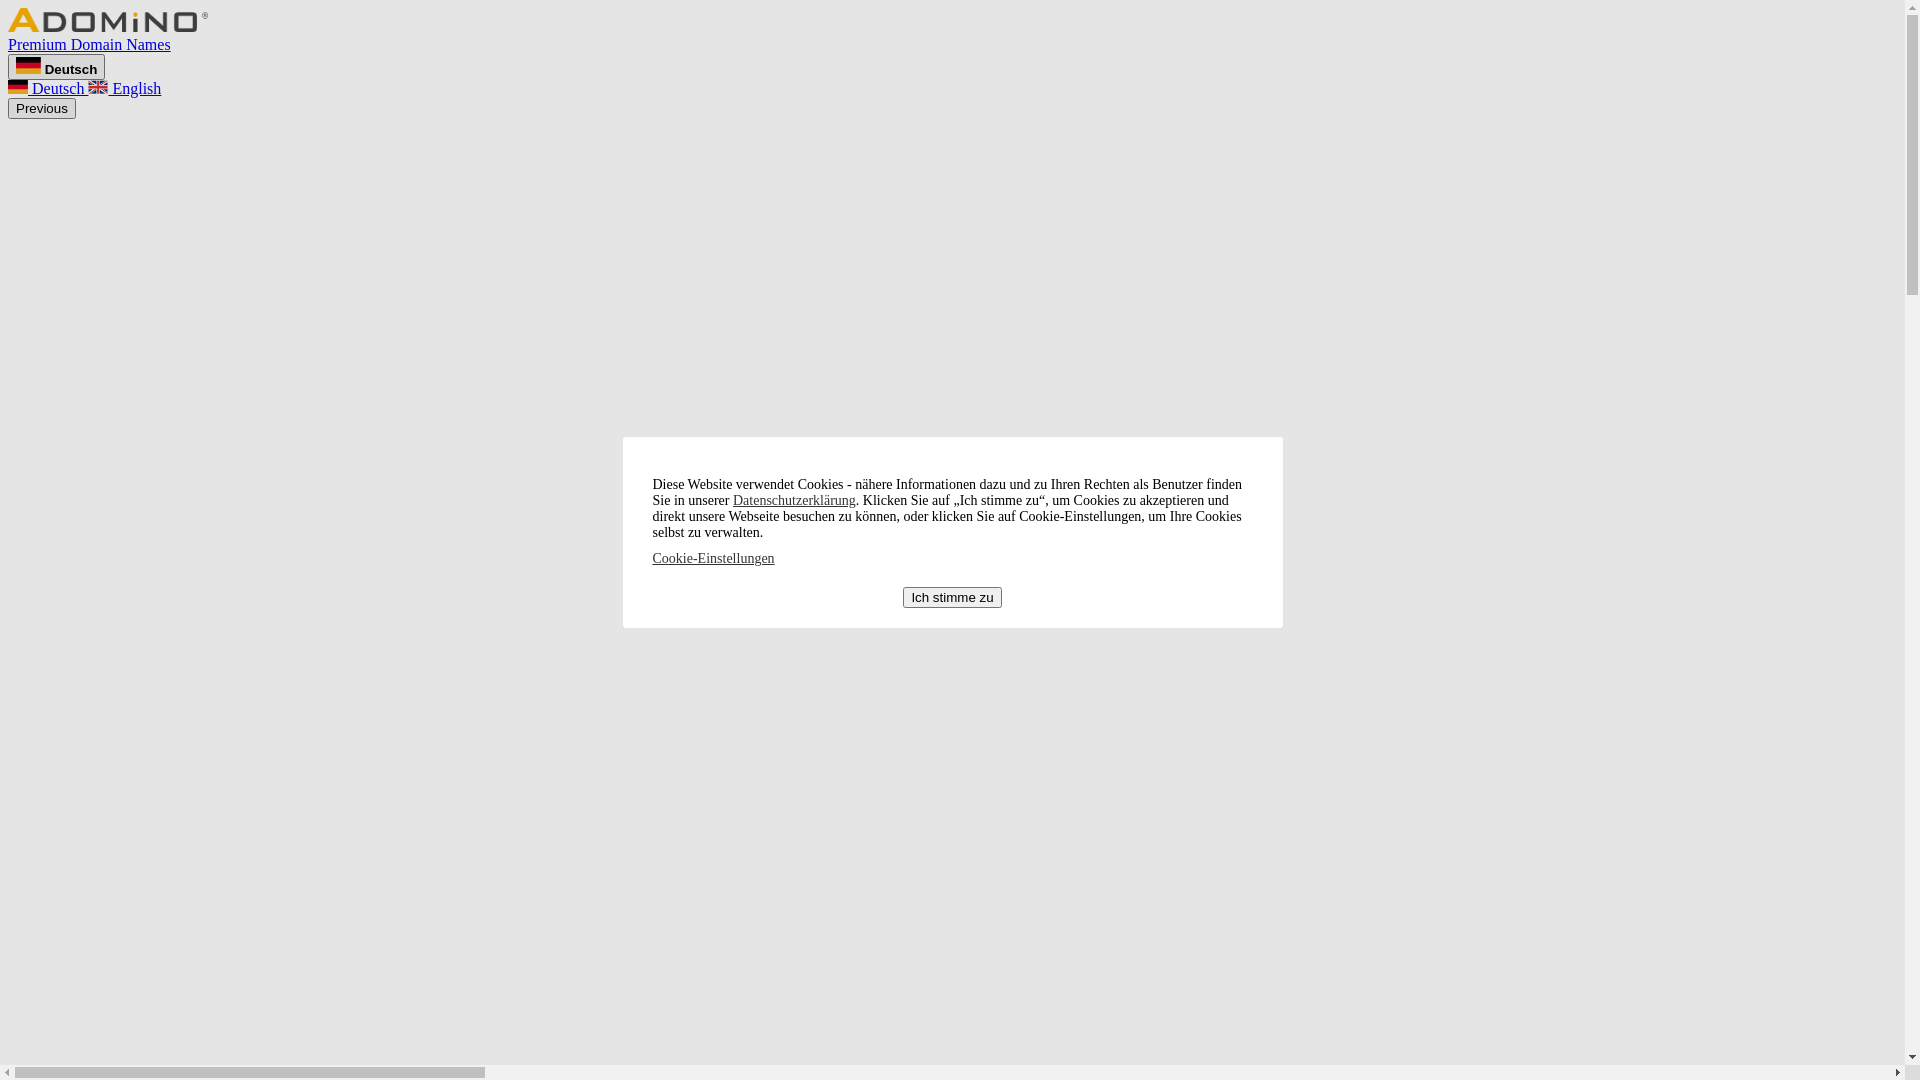 The height and width of the screenshot is (1080, 1920). What do you see at coordinates (56, 65) in the screenshot?
I see `'Deutsch'` at bounding box center [56, 65].